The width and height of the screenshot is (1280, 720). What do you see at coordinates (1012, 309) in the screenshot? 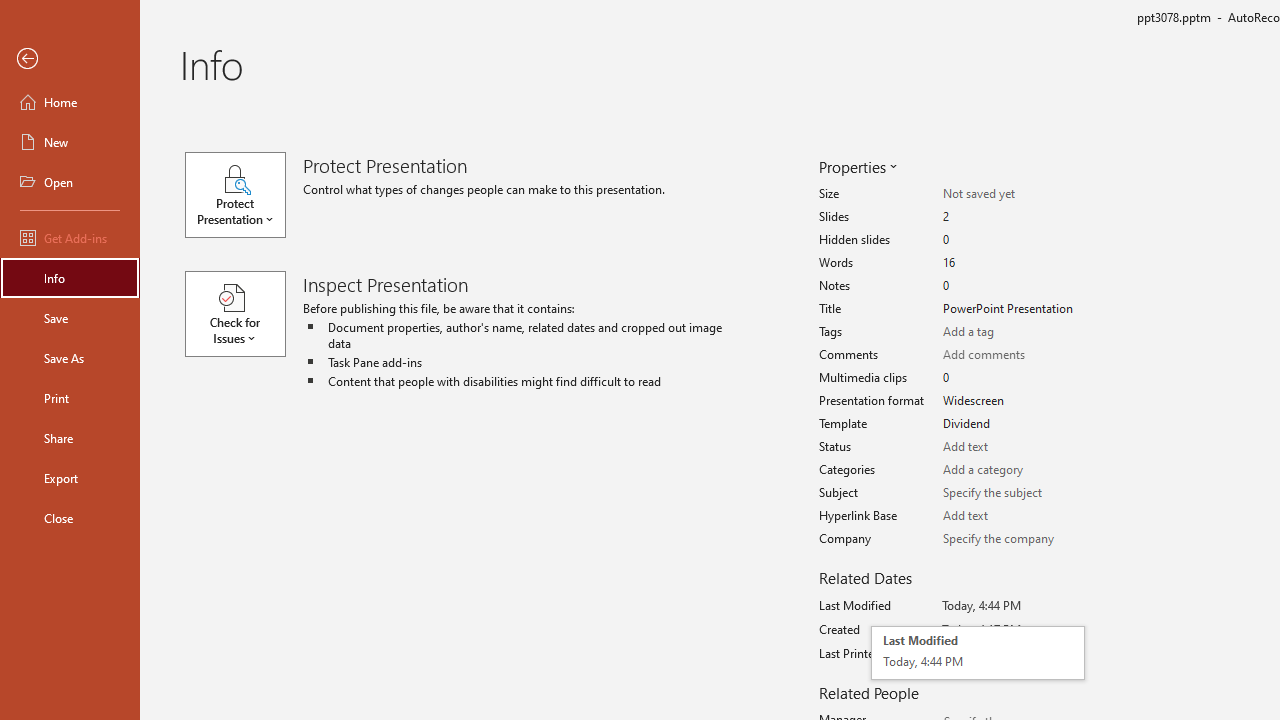
I see `'Title'` at bounding box center [1012, 309].